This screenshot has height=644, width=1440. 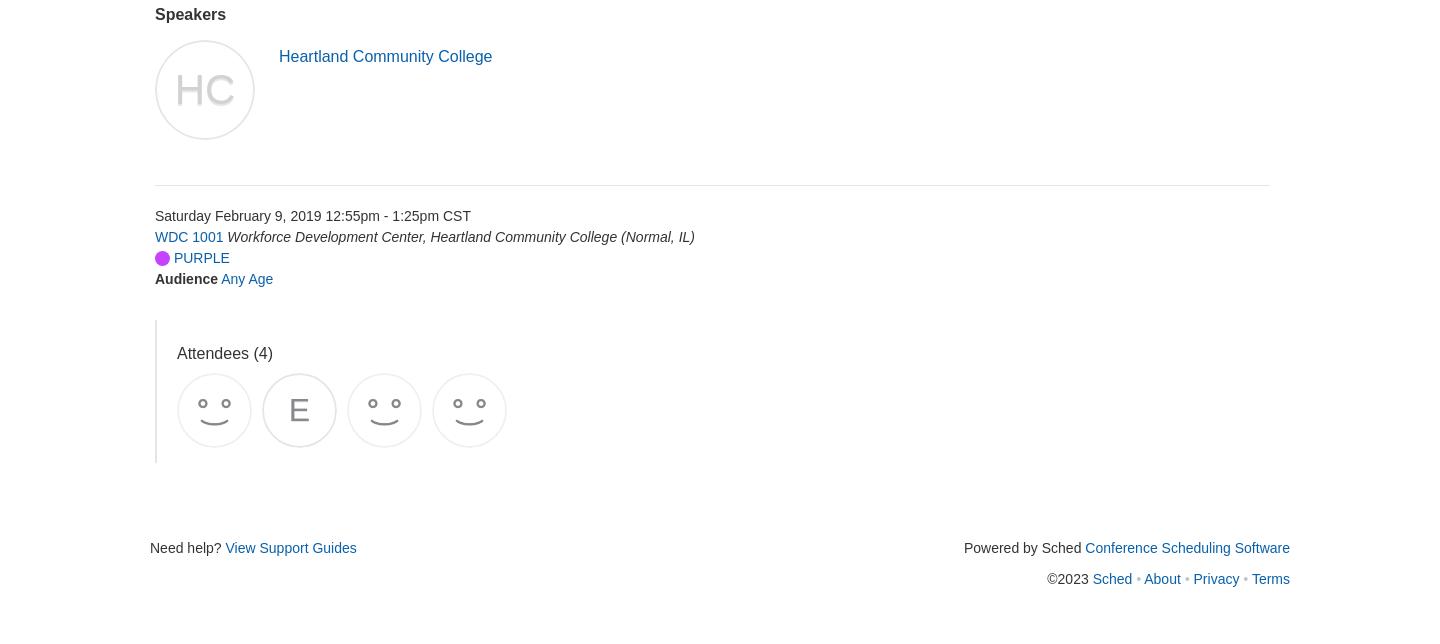 What do you see at coordinates (1069, 577) in the screenshot?
I see `'©2023'` at bounding box center [1069, 577].